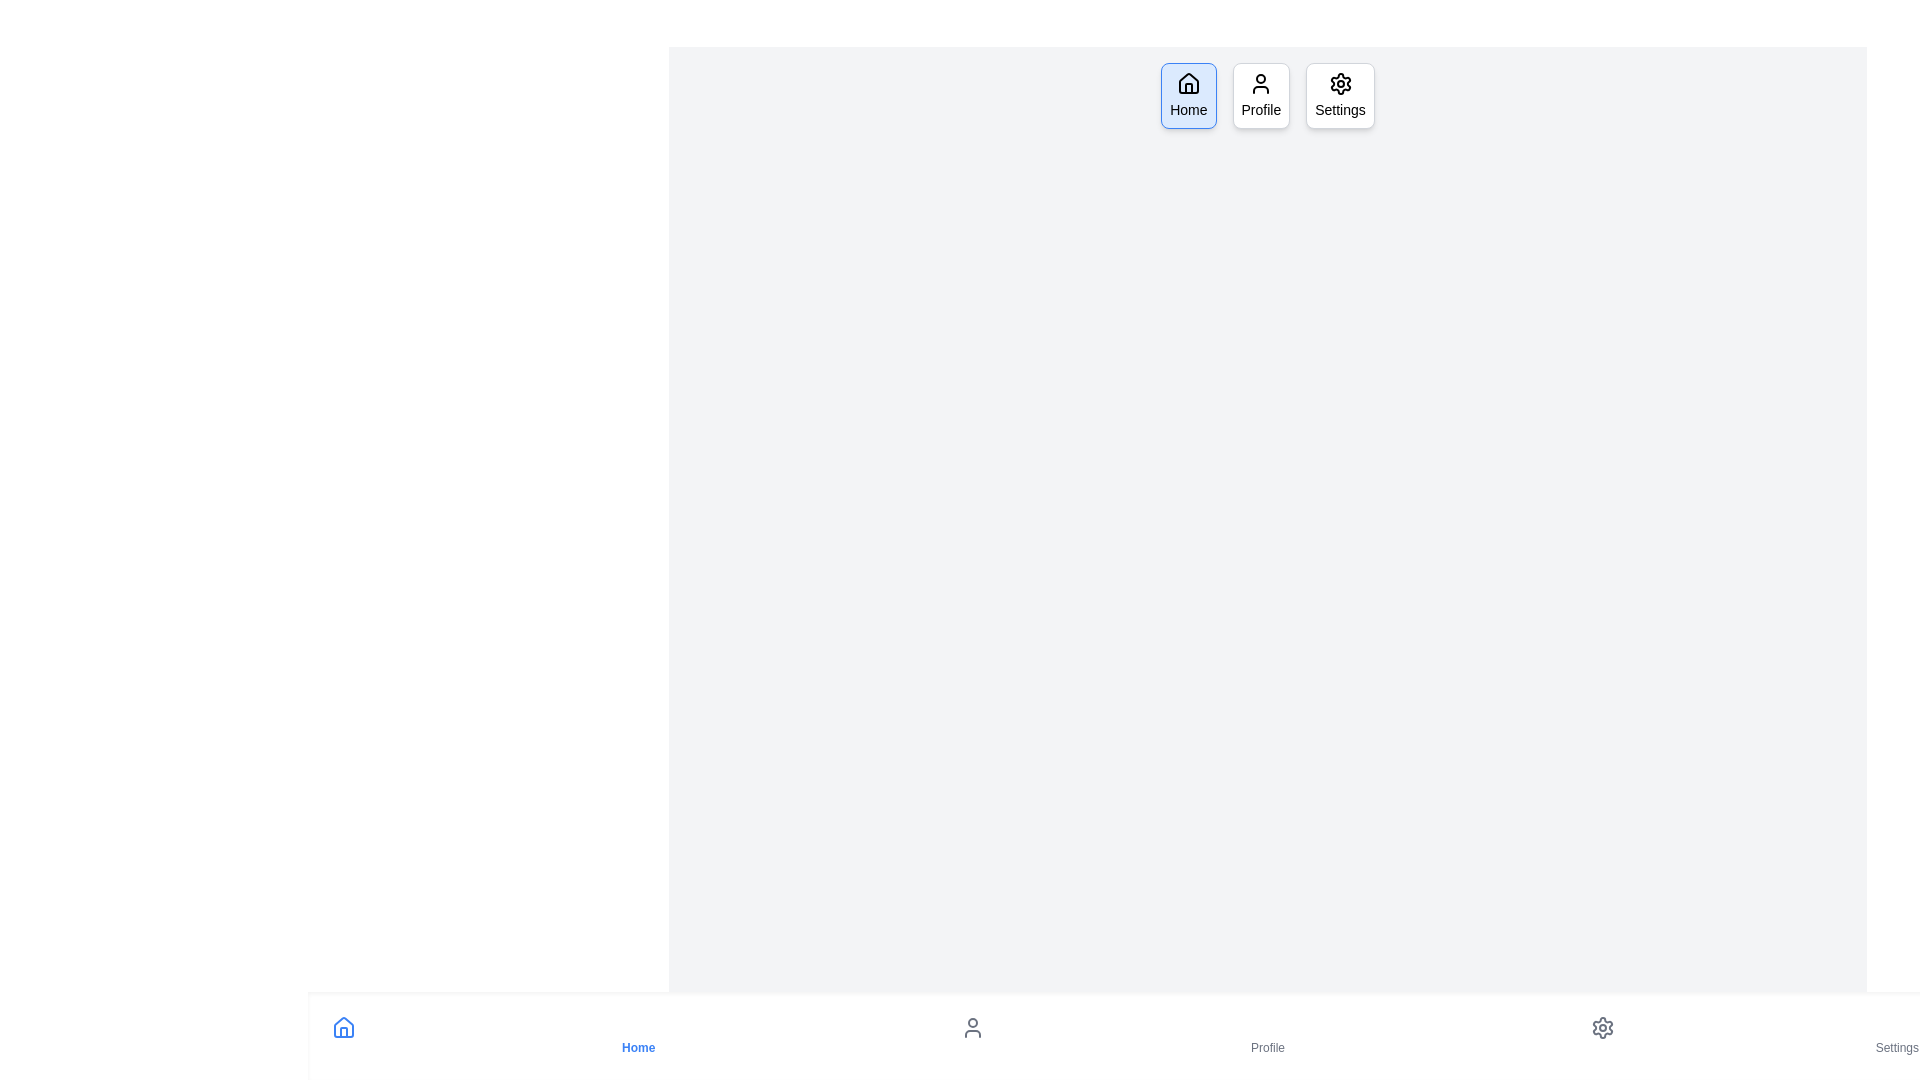 The height and width of the screenshot is (1080, 1920). What do you see at coordinates (344, 1028) in the screenshot?
I see `the house icon located within the 'Home' button on the lower navigation bar` at bounding box center [344, 1028].